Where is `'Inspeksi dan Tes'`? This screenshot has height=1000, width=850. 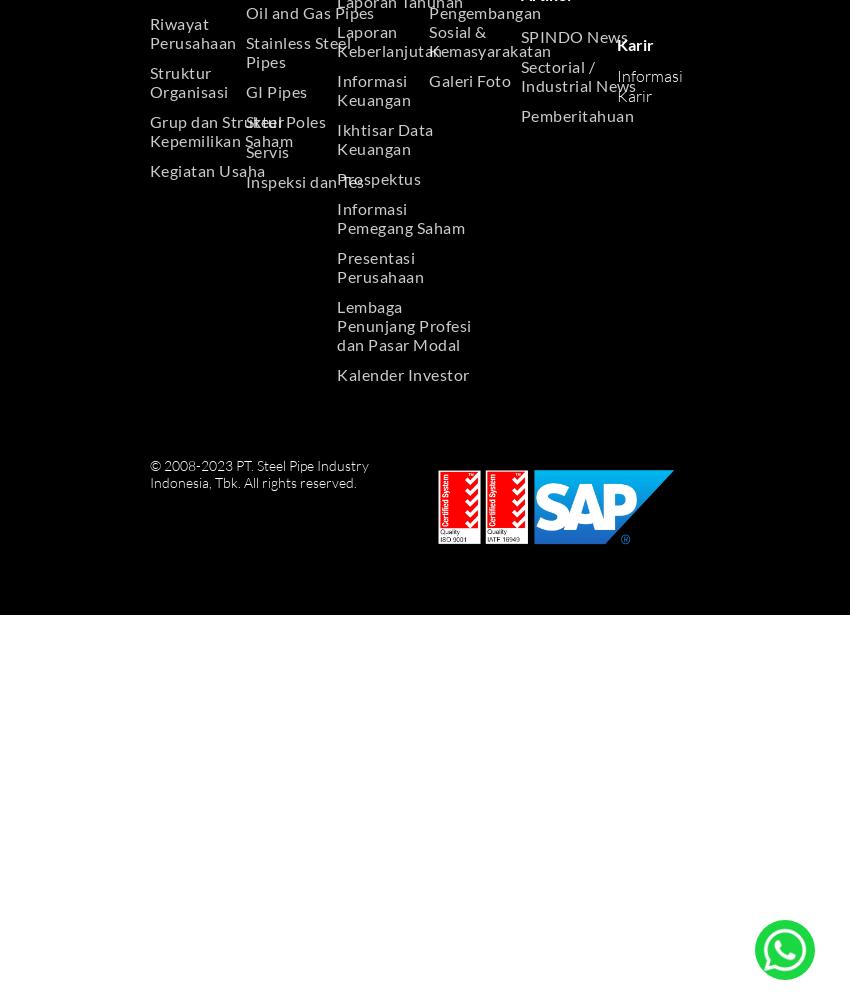 'Inspeksi dan Tes' is located at coordinates (244, 180).